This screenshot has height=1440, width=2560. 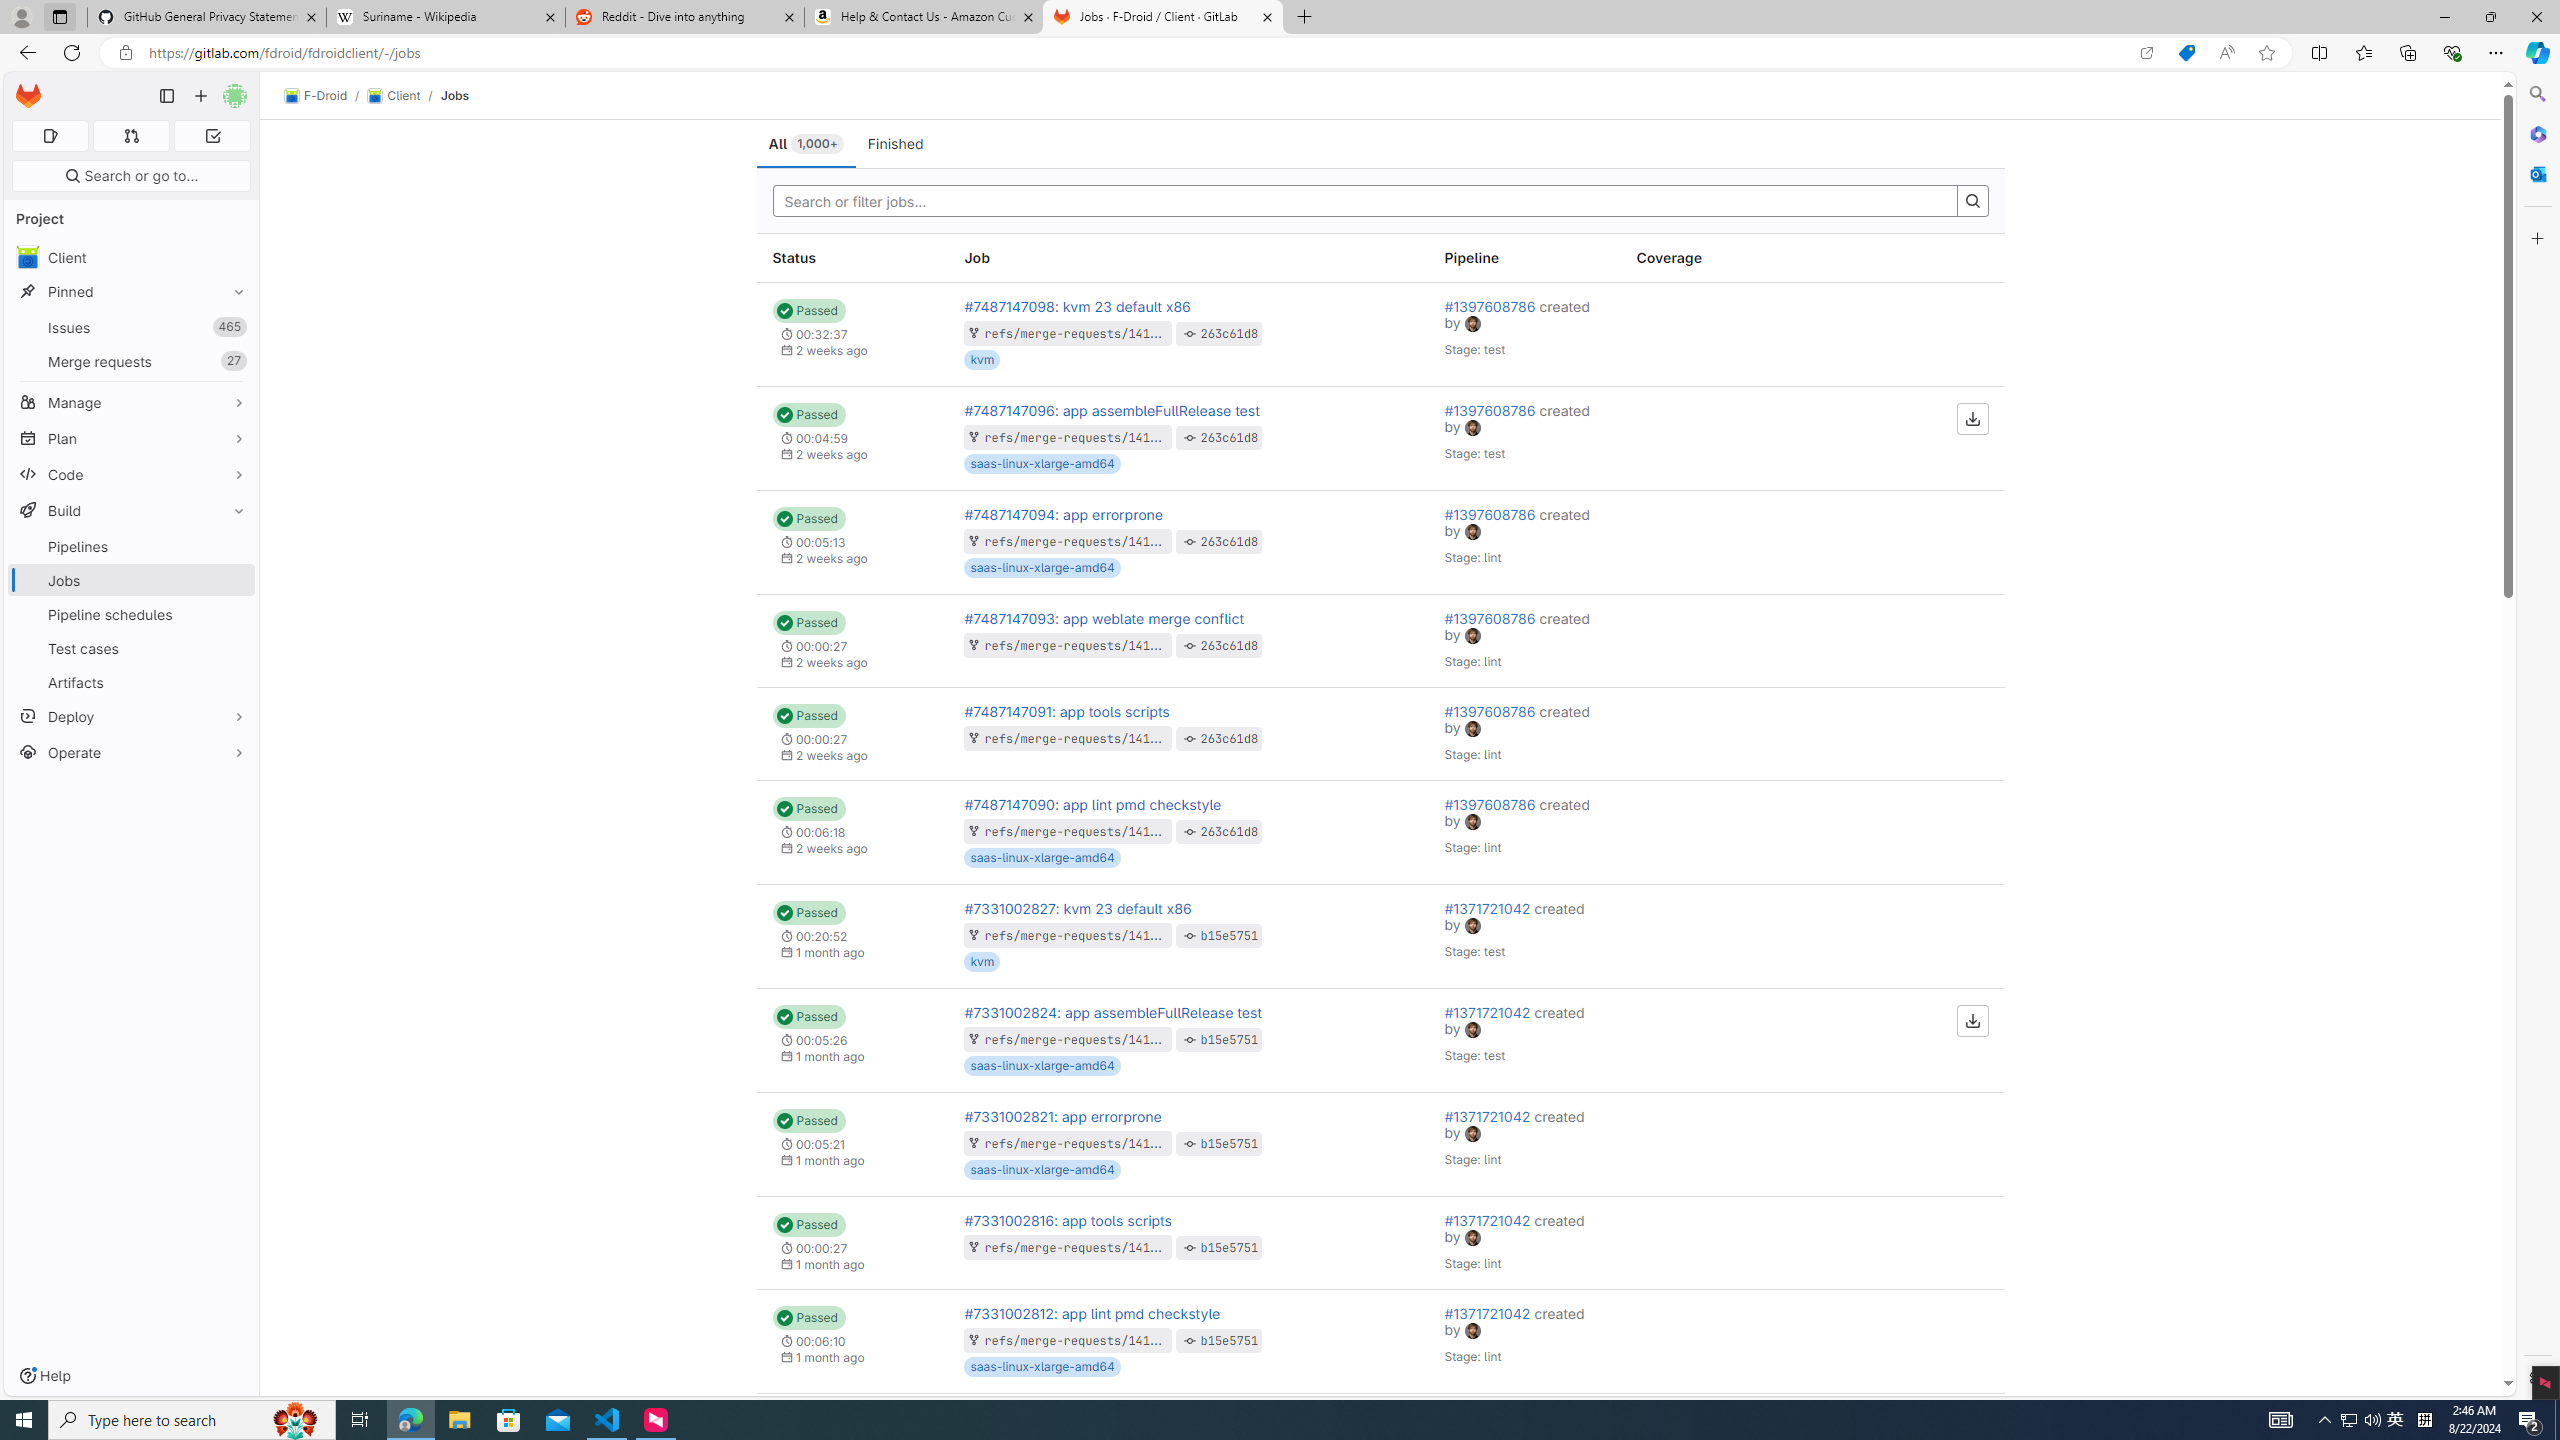 I want to click on 'Pin Jobs', so click(x=233, y=579).